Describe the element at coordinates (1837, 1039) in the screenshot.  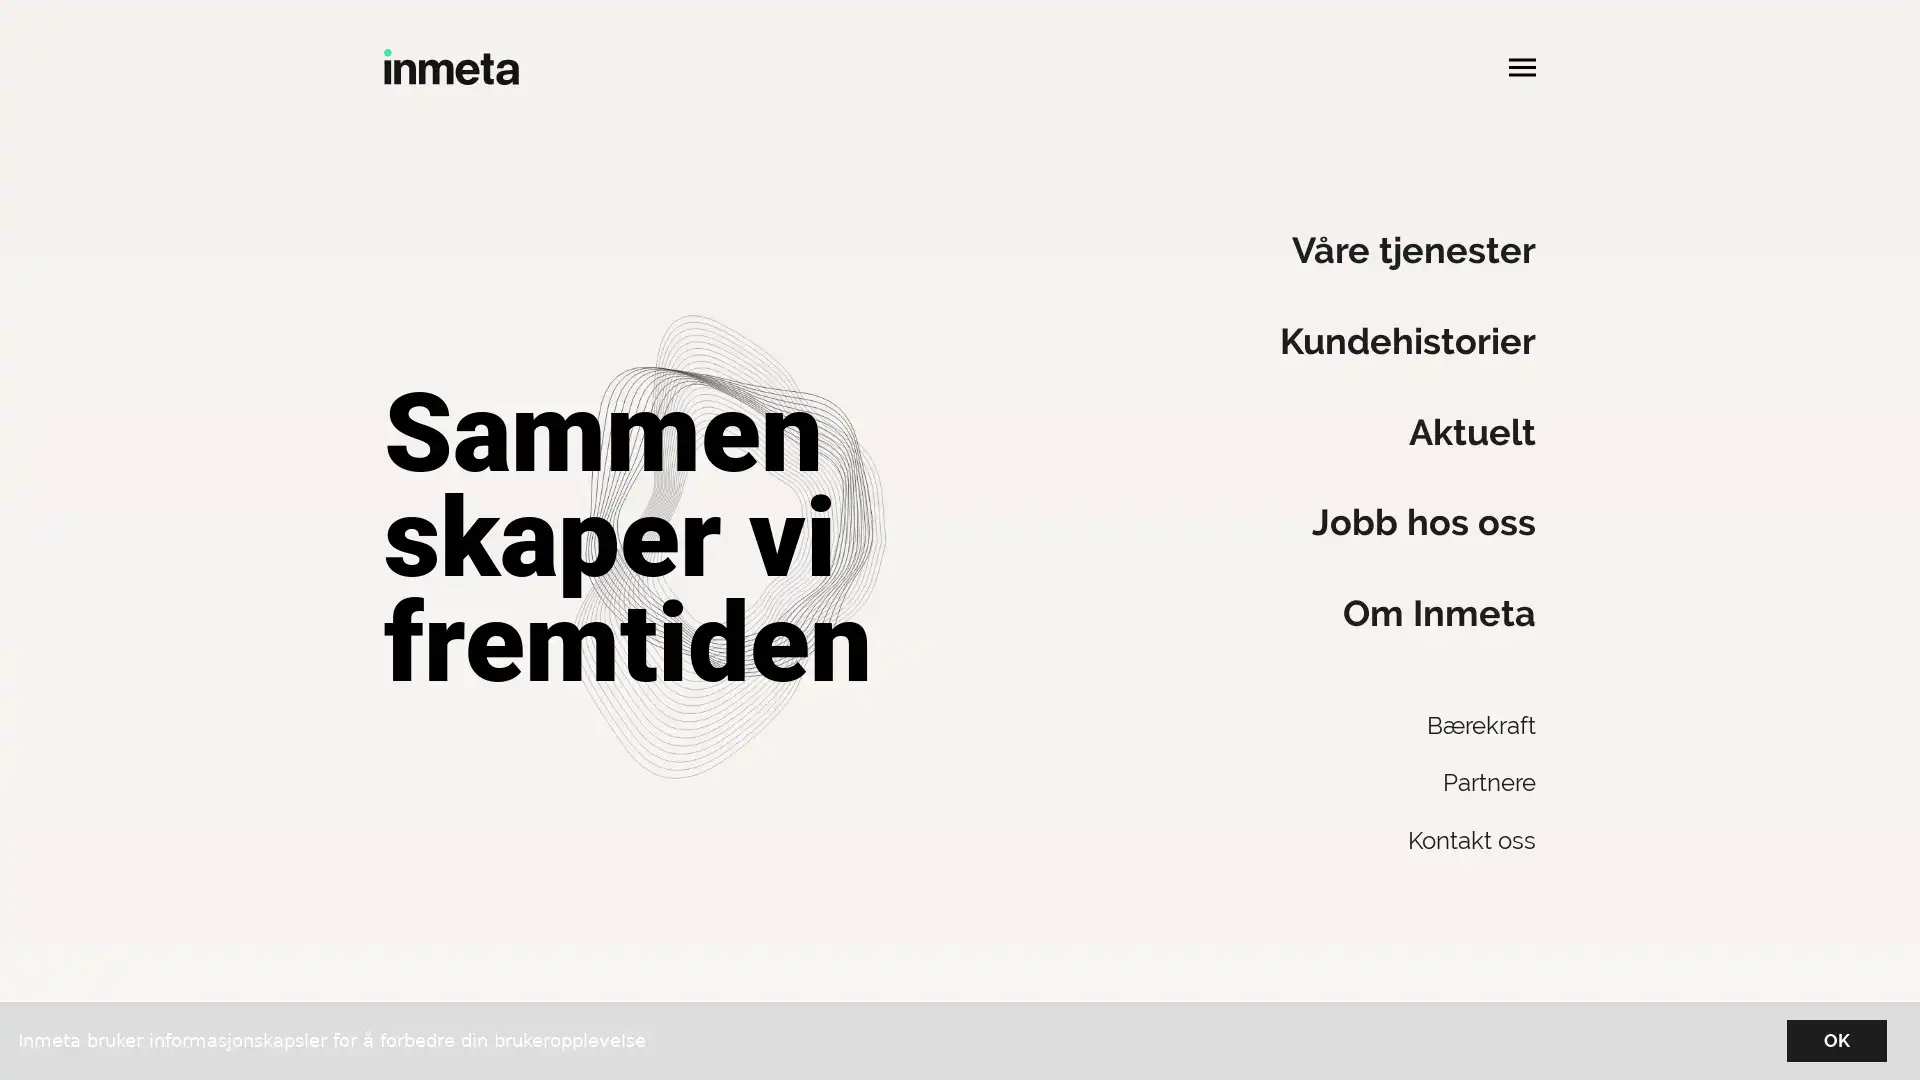
I see `OK` at that location.